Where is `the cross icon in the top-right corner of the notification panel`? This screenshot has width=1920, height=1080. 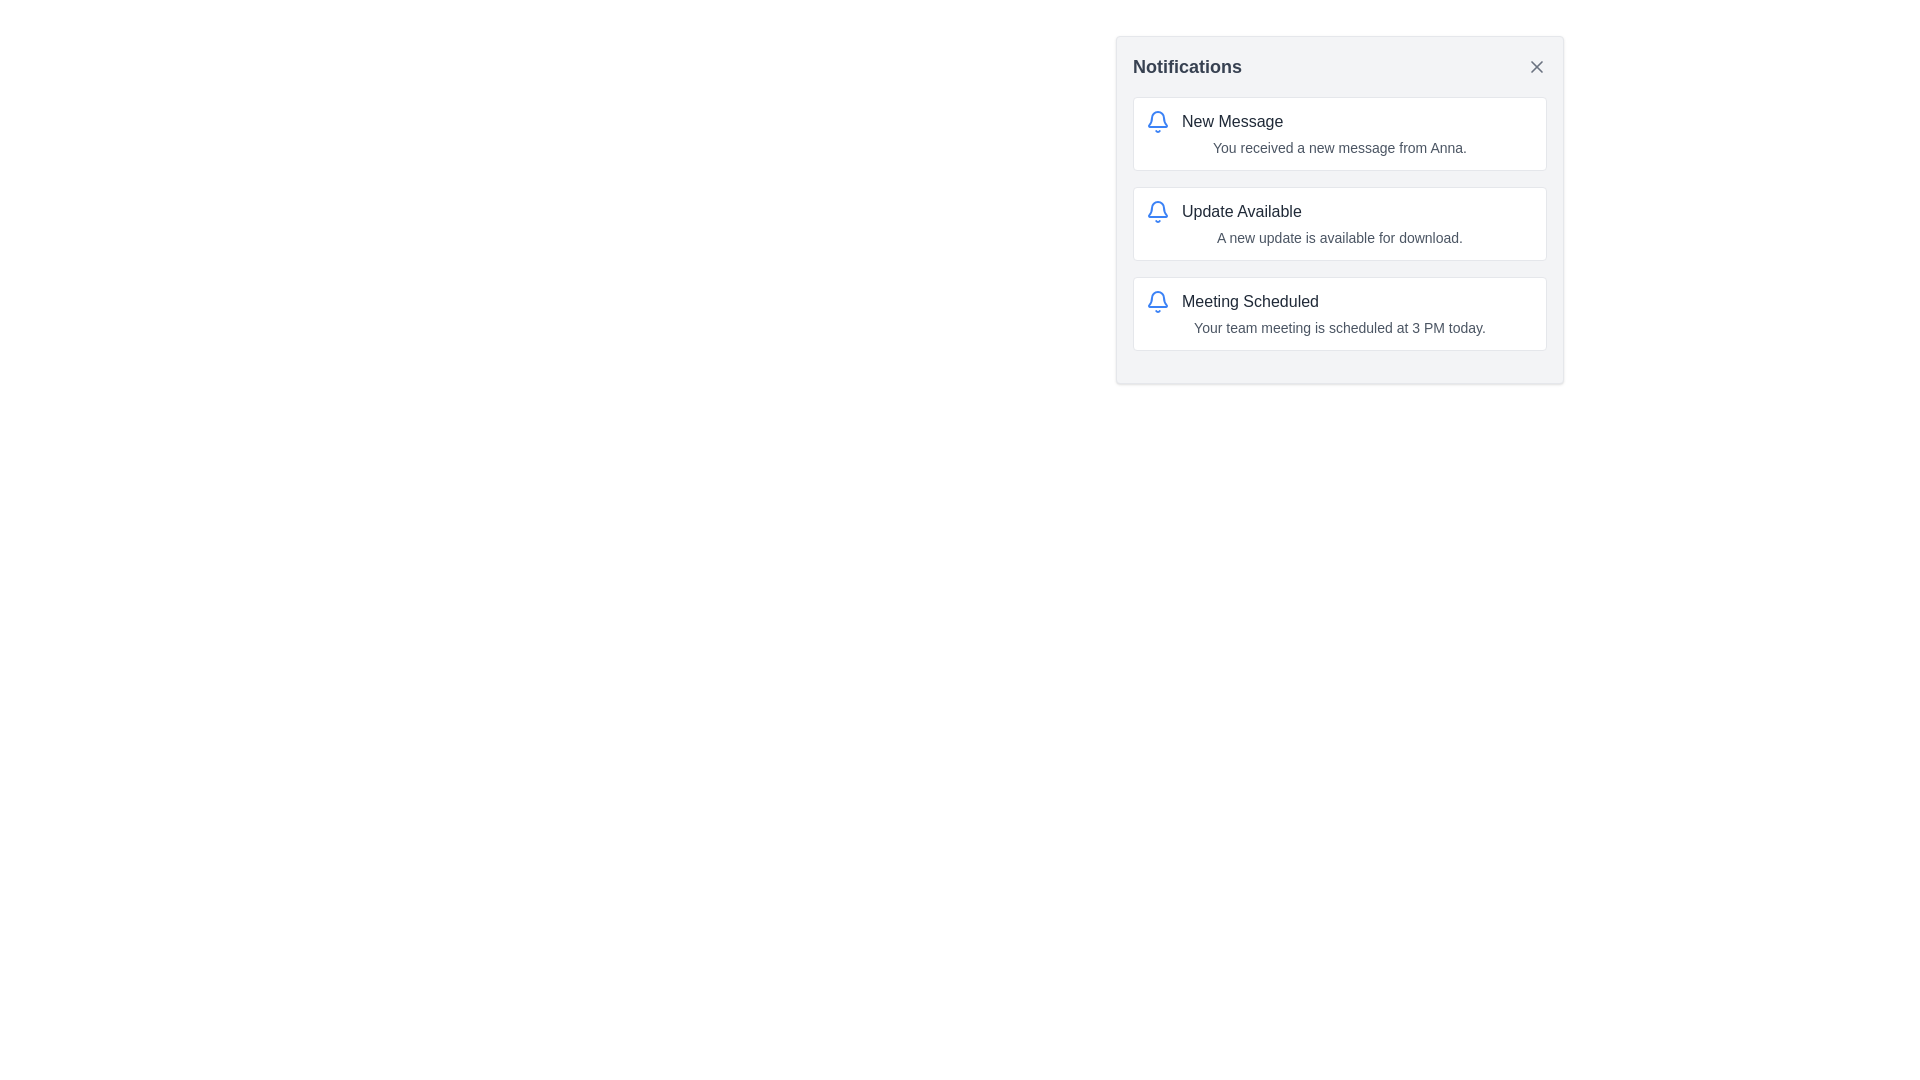 the cross icon in the top-right corner of the notification panel is located at coordinates (1535, 65).